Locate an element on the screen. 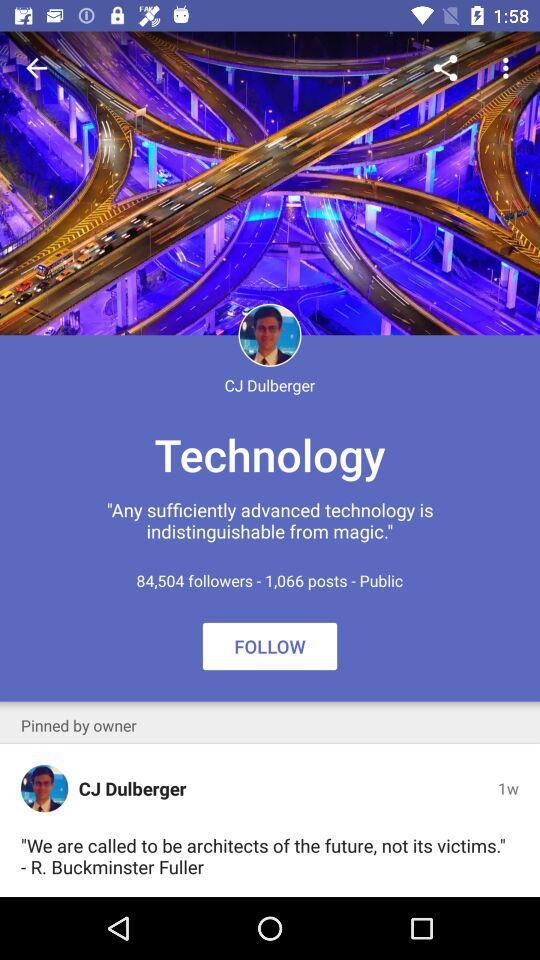 The height and width of the screenshot is (960, 540). the pinned by owner is located at coordinates (77, 724).